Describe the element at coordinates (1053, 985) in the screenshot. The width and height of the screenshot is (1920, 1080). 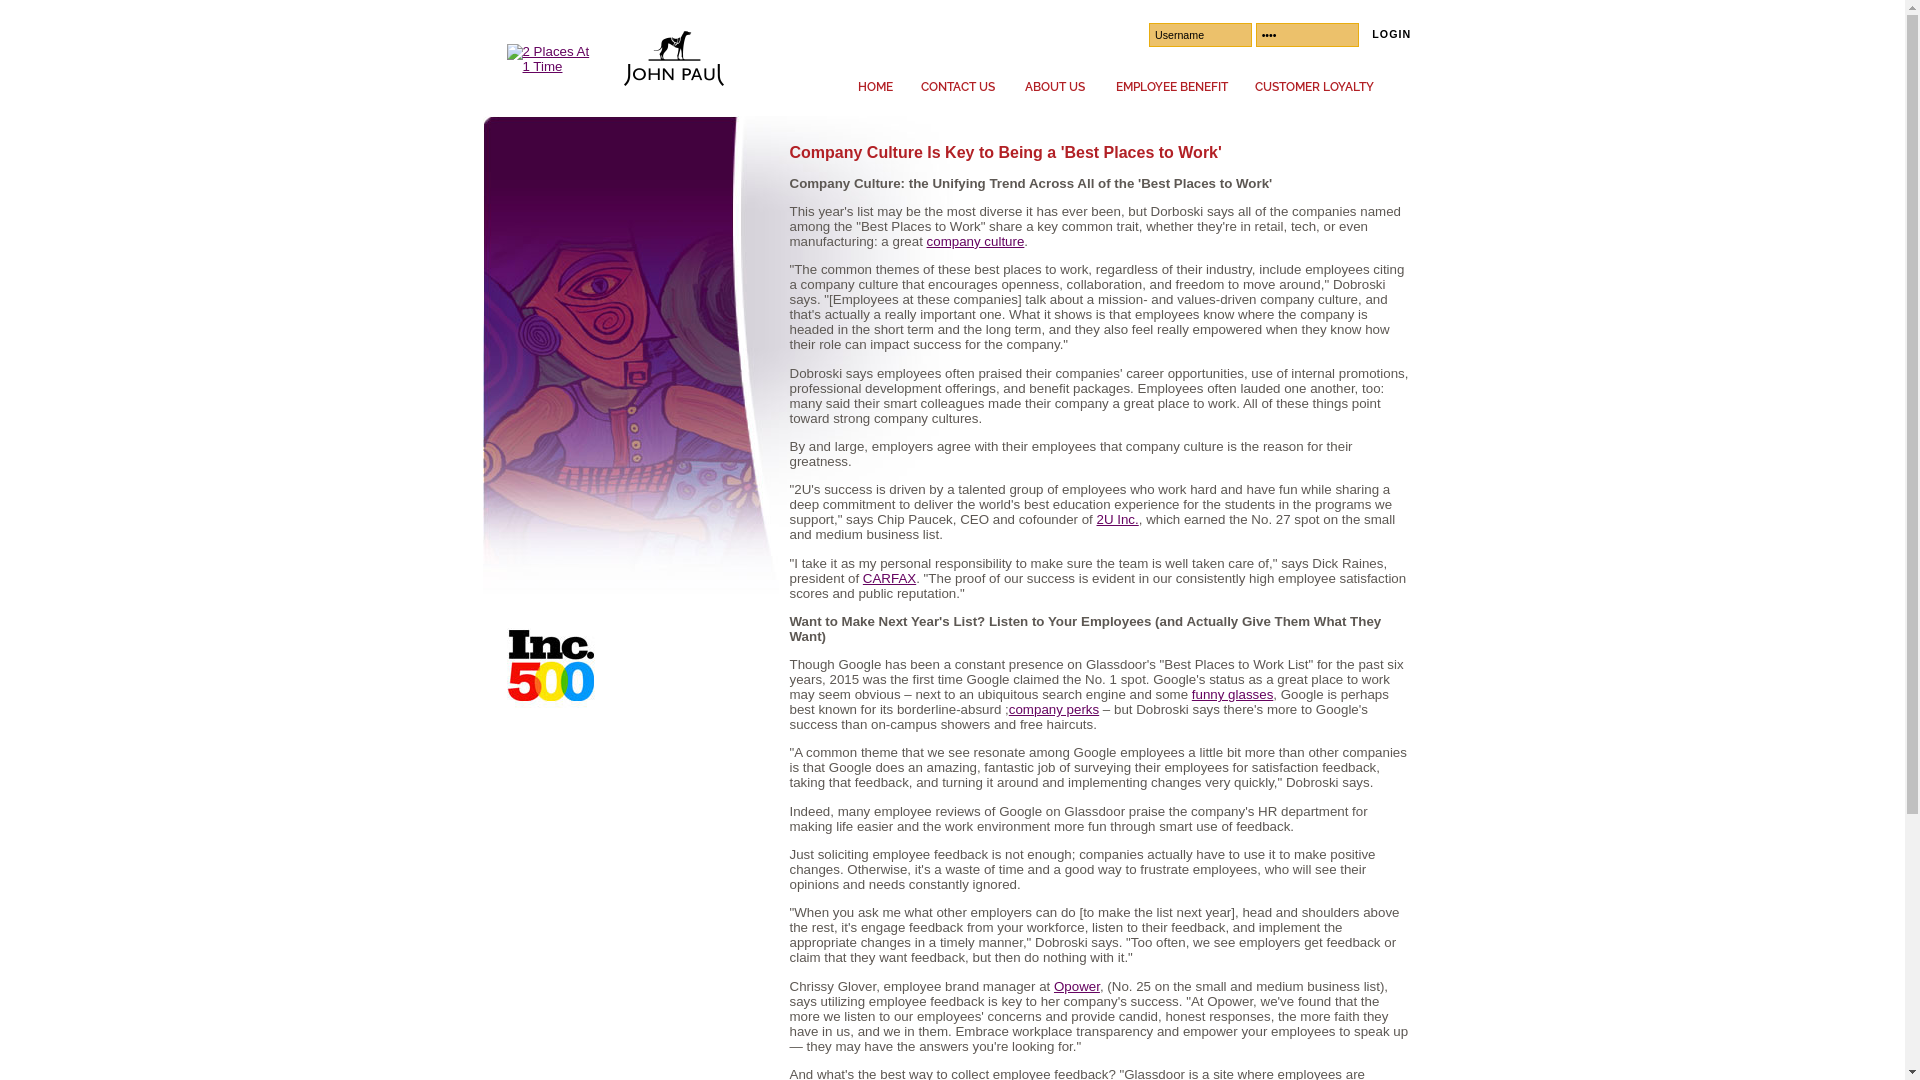
I see `'Opower'` at that location.